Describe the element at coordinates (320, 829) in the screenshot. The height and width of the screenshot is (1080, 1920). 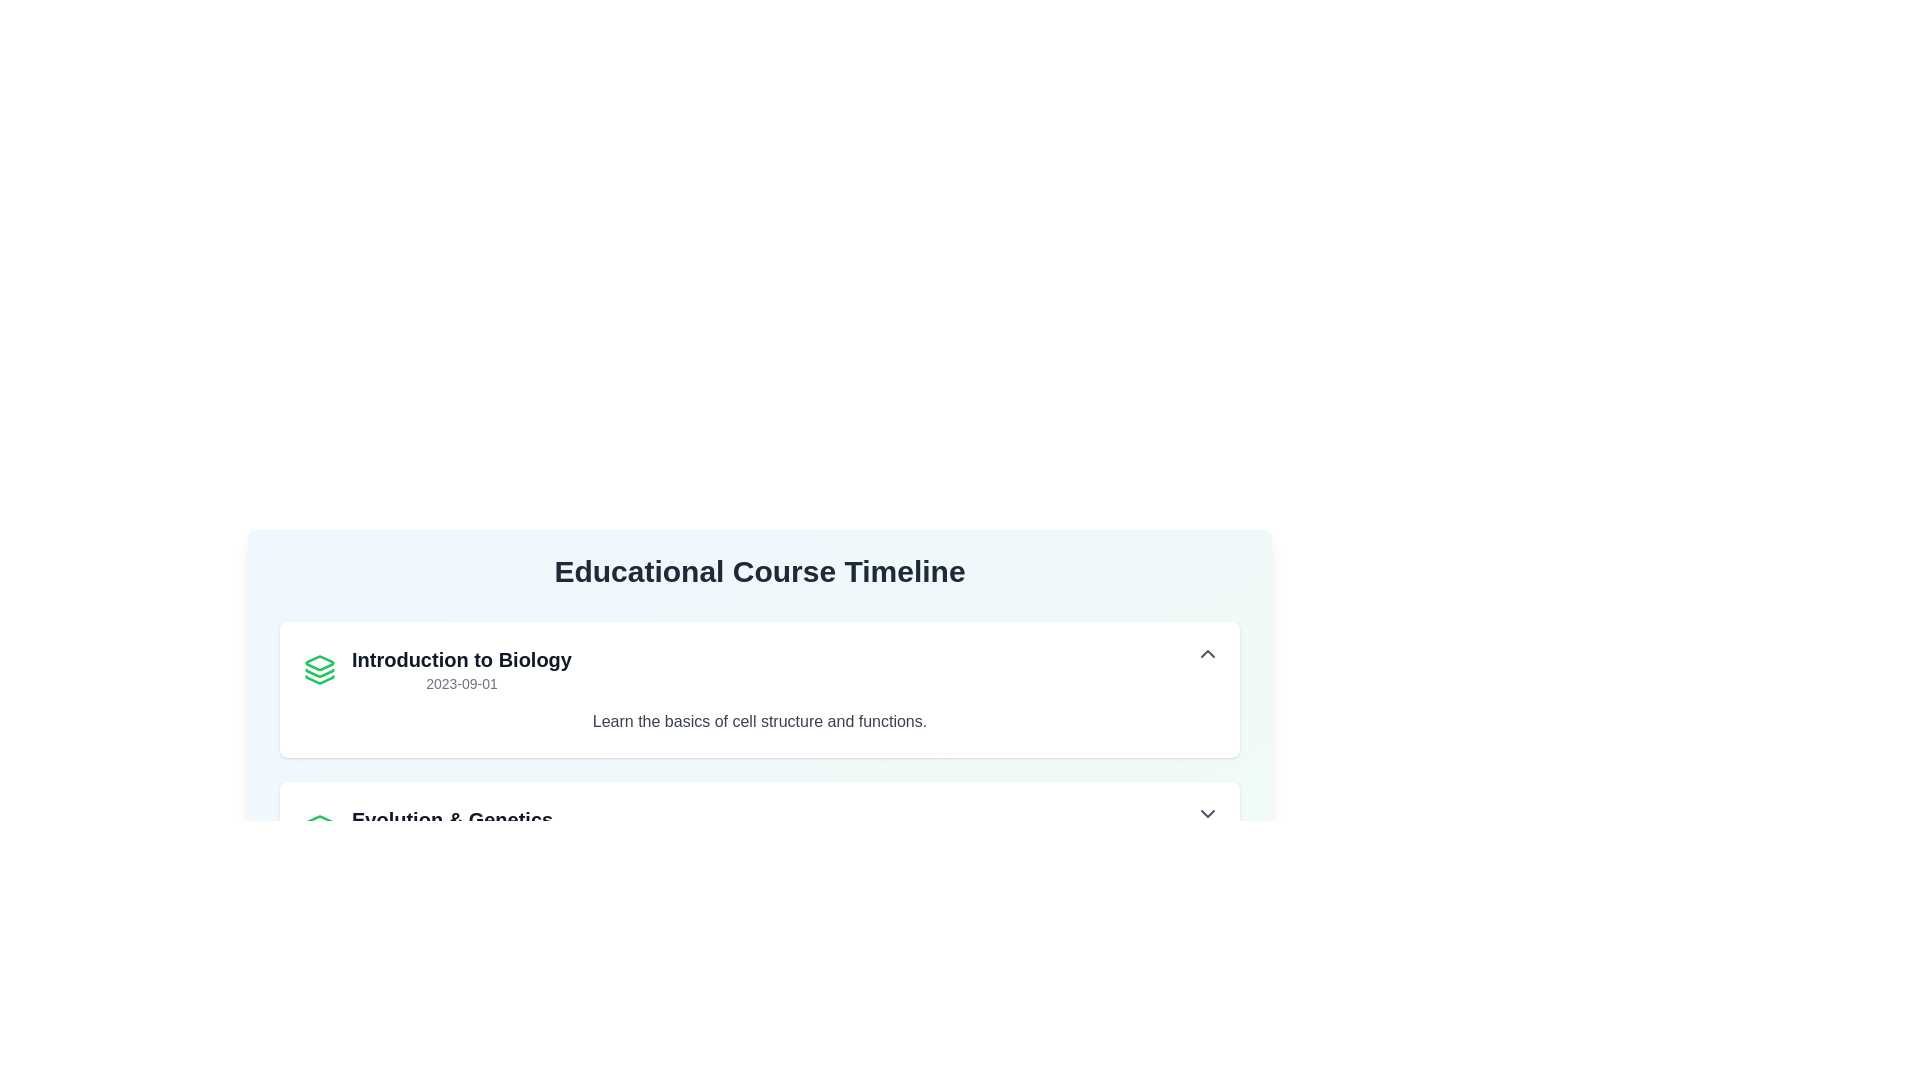
I see `the green layered icon positioned to the left of the text 'Evolution & Genetics 2023-10-01'` at that location.